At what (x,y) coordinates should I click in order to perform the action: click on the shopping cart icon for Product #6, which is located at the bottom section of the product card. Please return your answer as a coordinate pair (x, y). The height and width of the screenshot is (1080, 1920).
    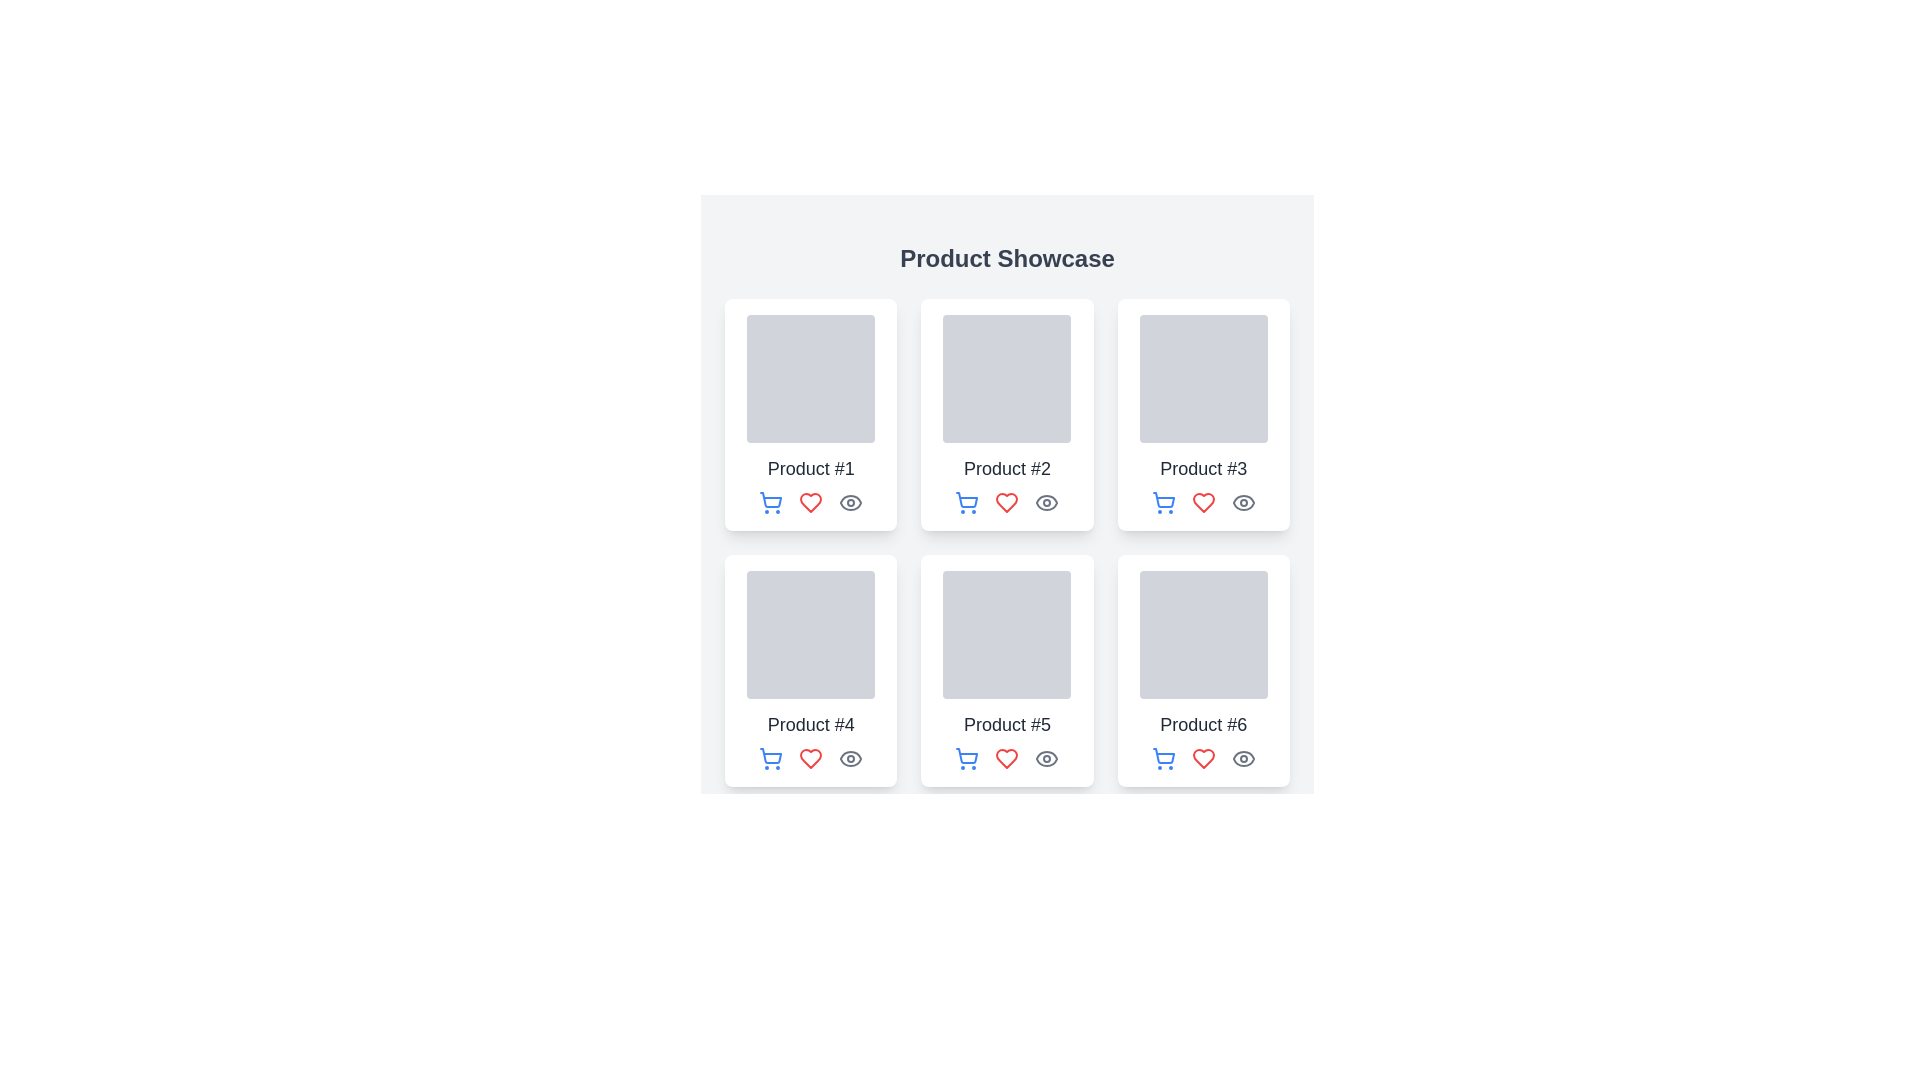
    Looking at the image, I should click on (1163, 756).